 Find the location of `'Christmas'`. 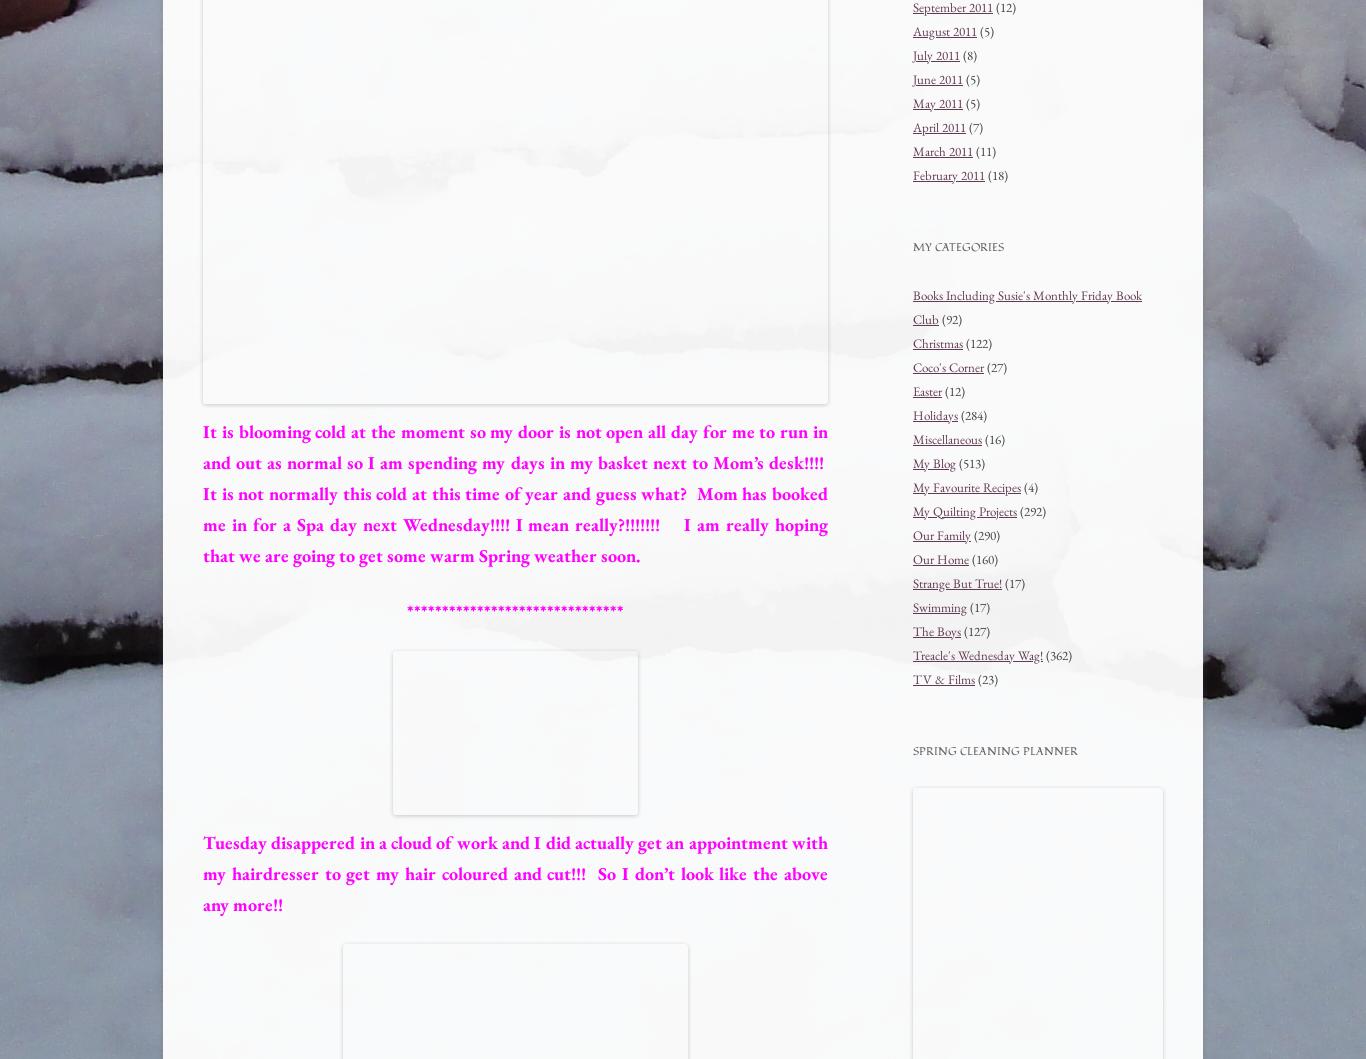

'Christmas' is located at coordinates (938, 341).